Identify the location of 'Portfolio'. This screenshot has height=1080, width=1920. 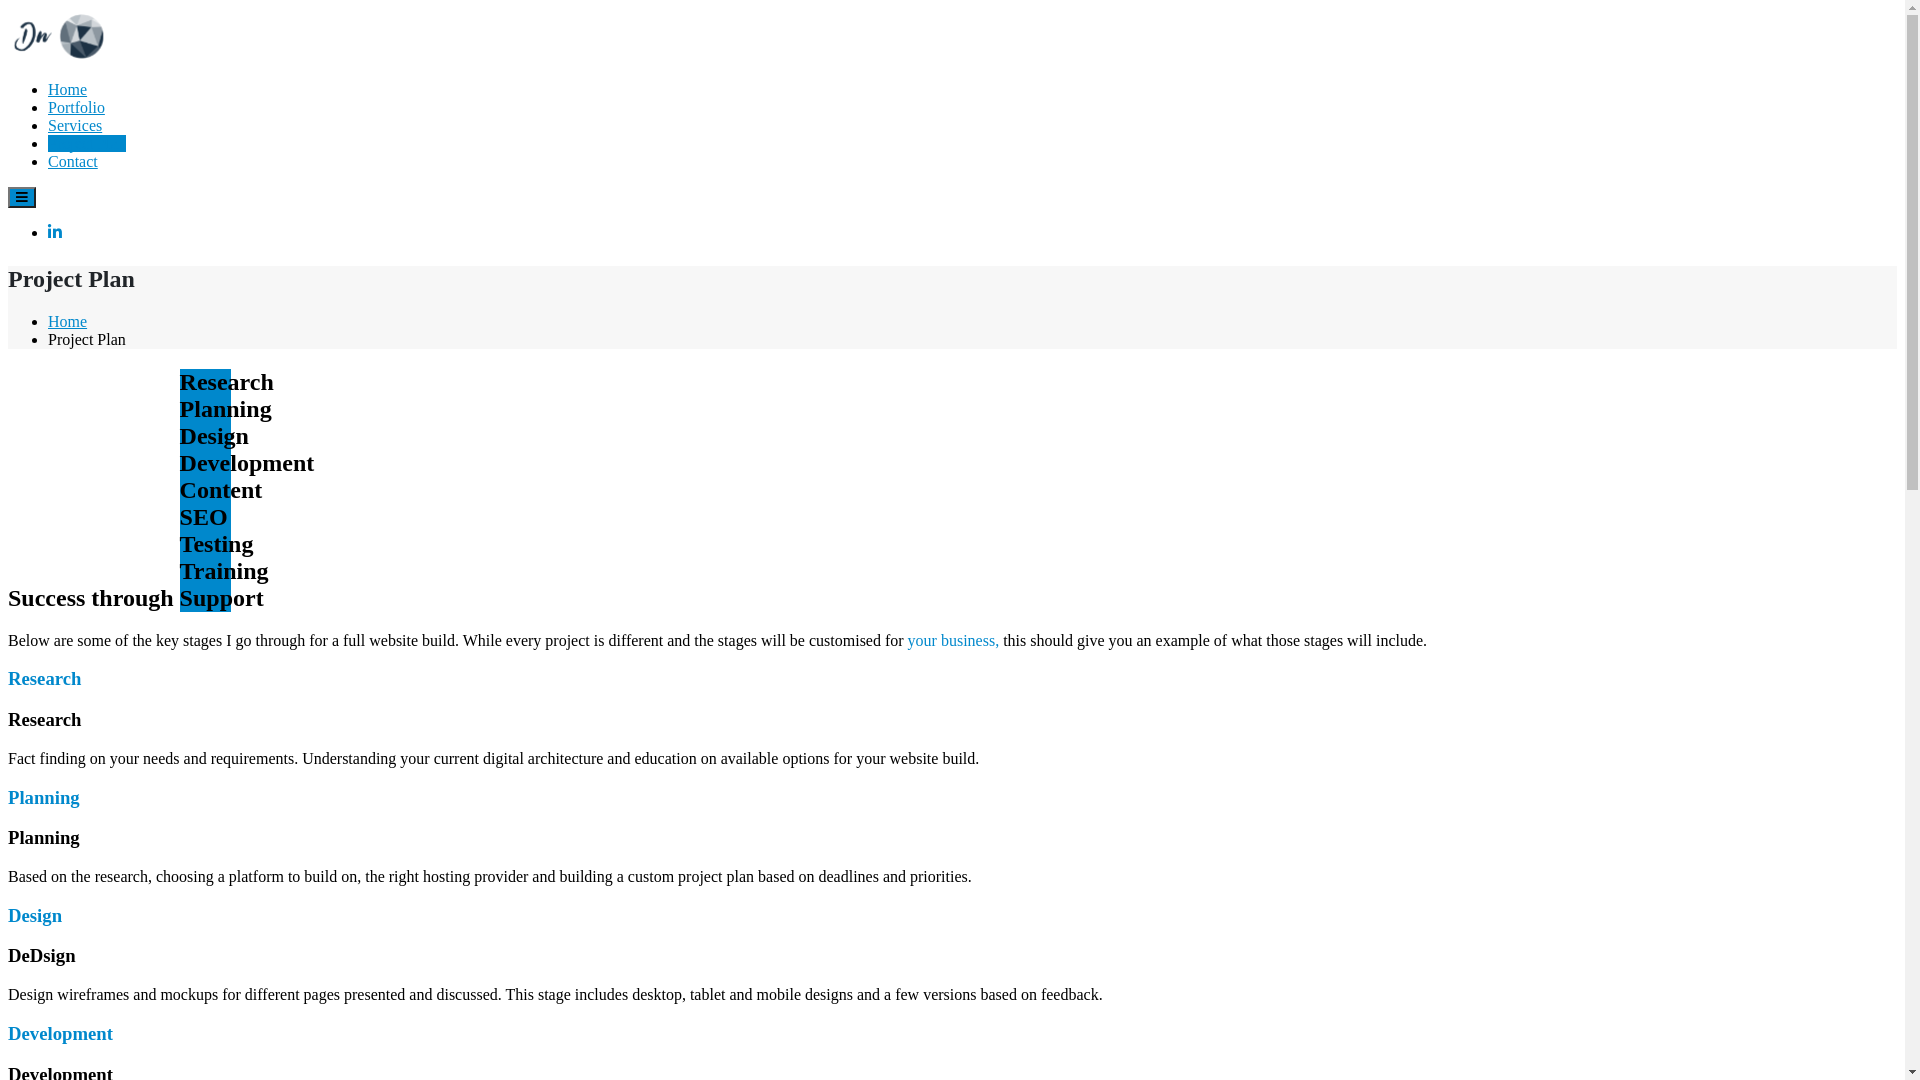
(48, 107).